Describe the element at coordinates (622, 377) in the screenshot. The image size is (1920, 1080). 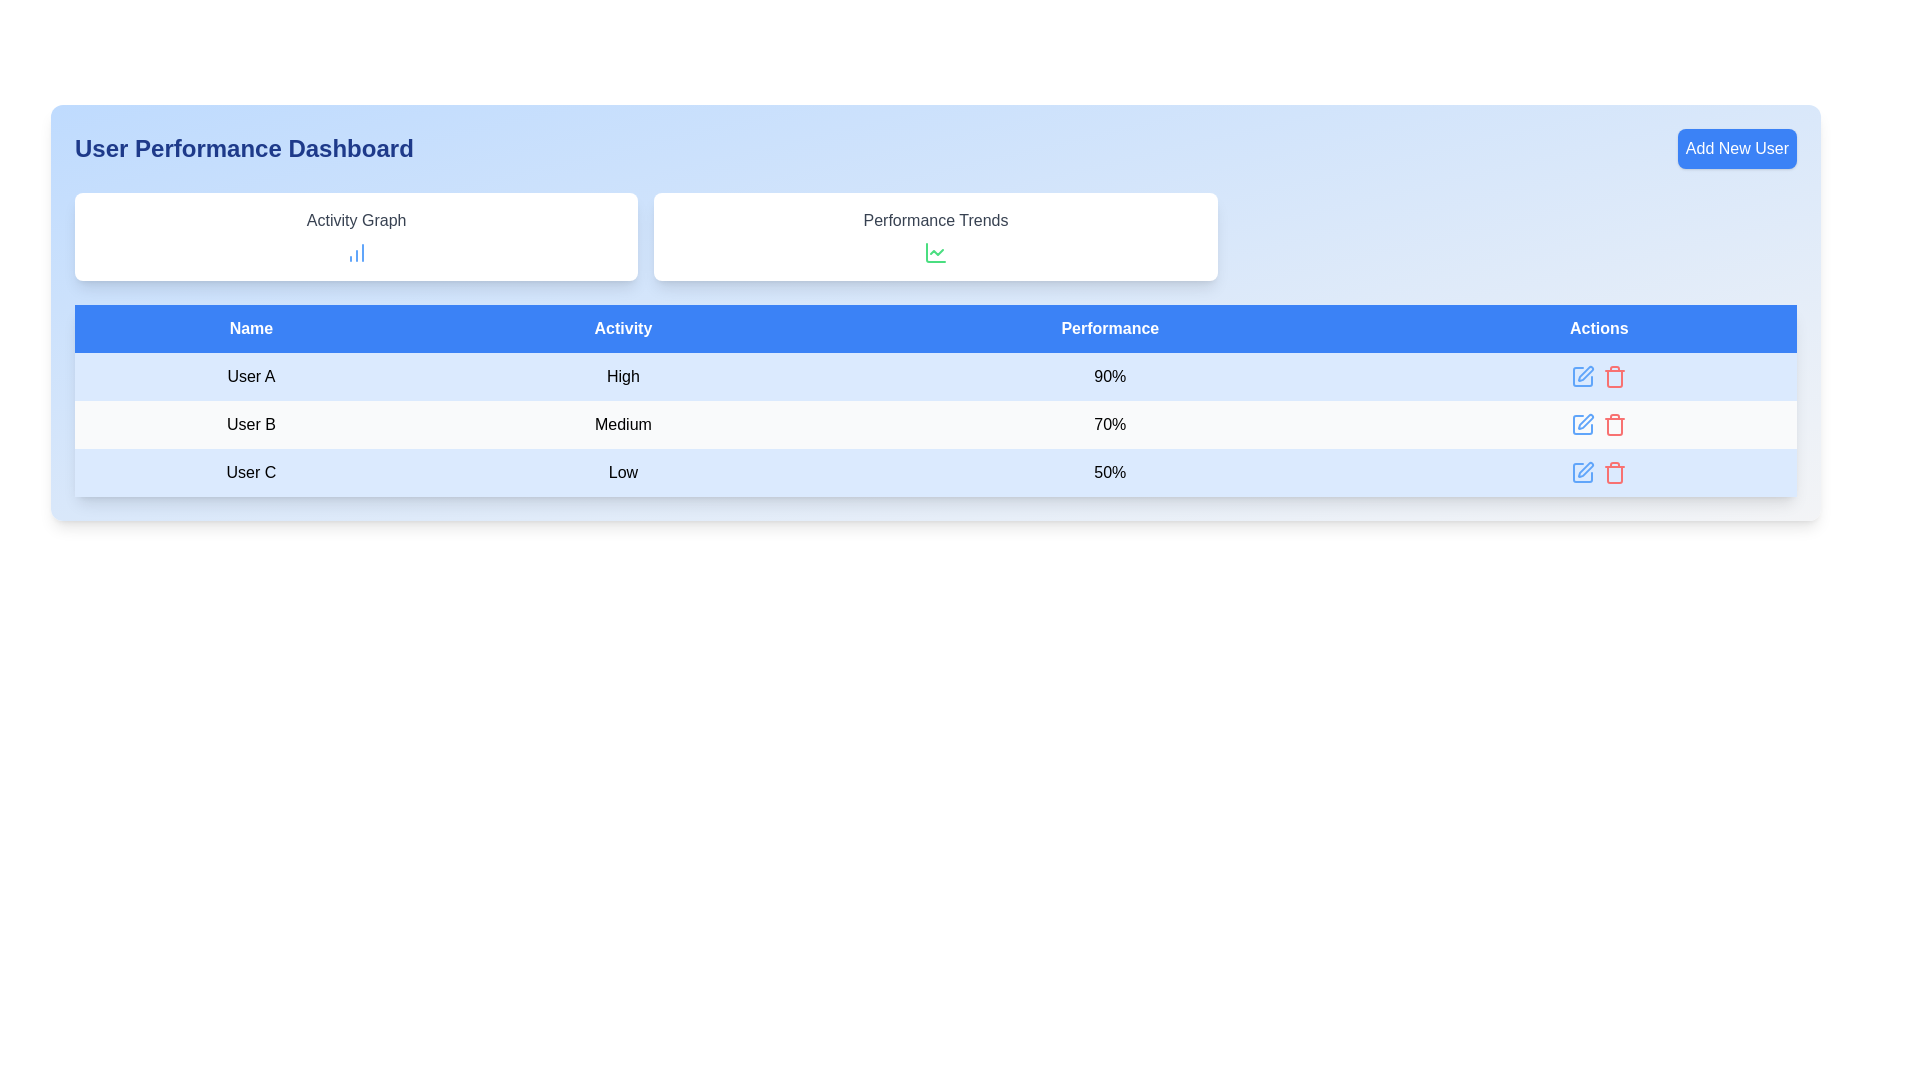
I see `the text label 'High' in the second column of the first row of the table, which is part of the structured data for 'User A'` at that location.